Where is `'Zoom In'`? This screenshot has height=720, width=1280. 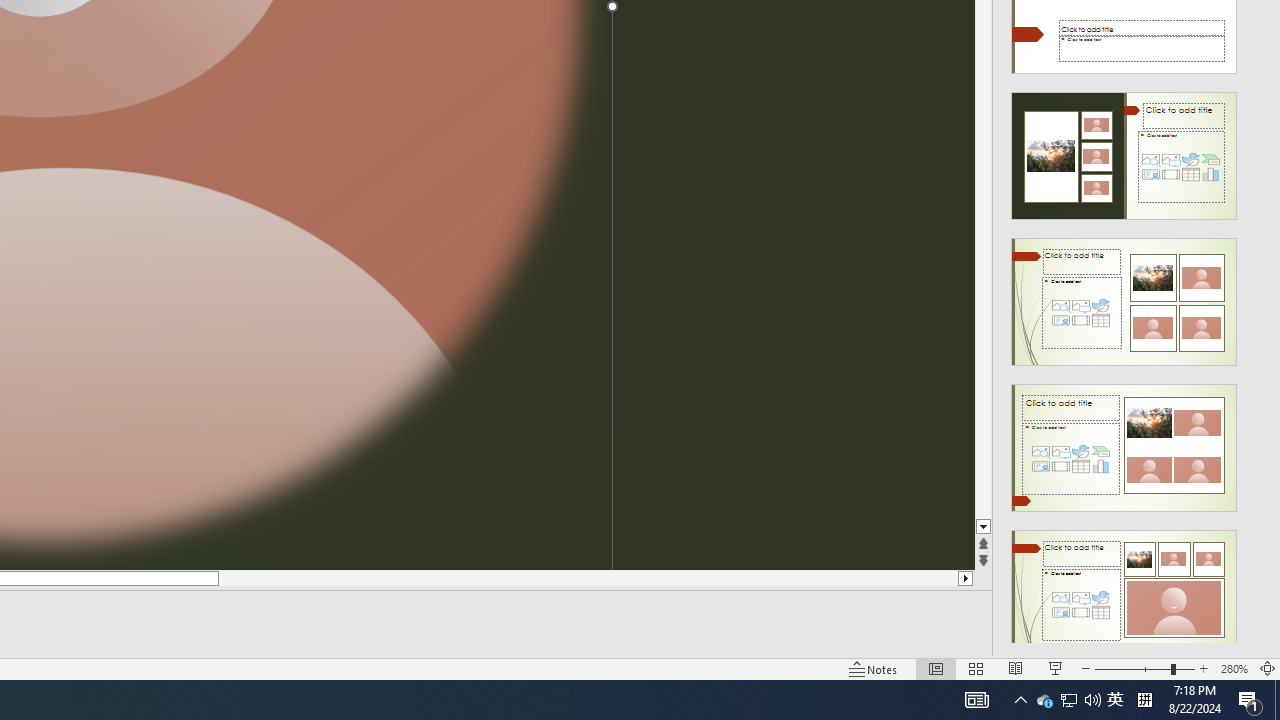
'Zoom In' is located at coordinates (1203, 669).